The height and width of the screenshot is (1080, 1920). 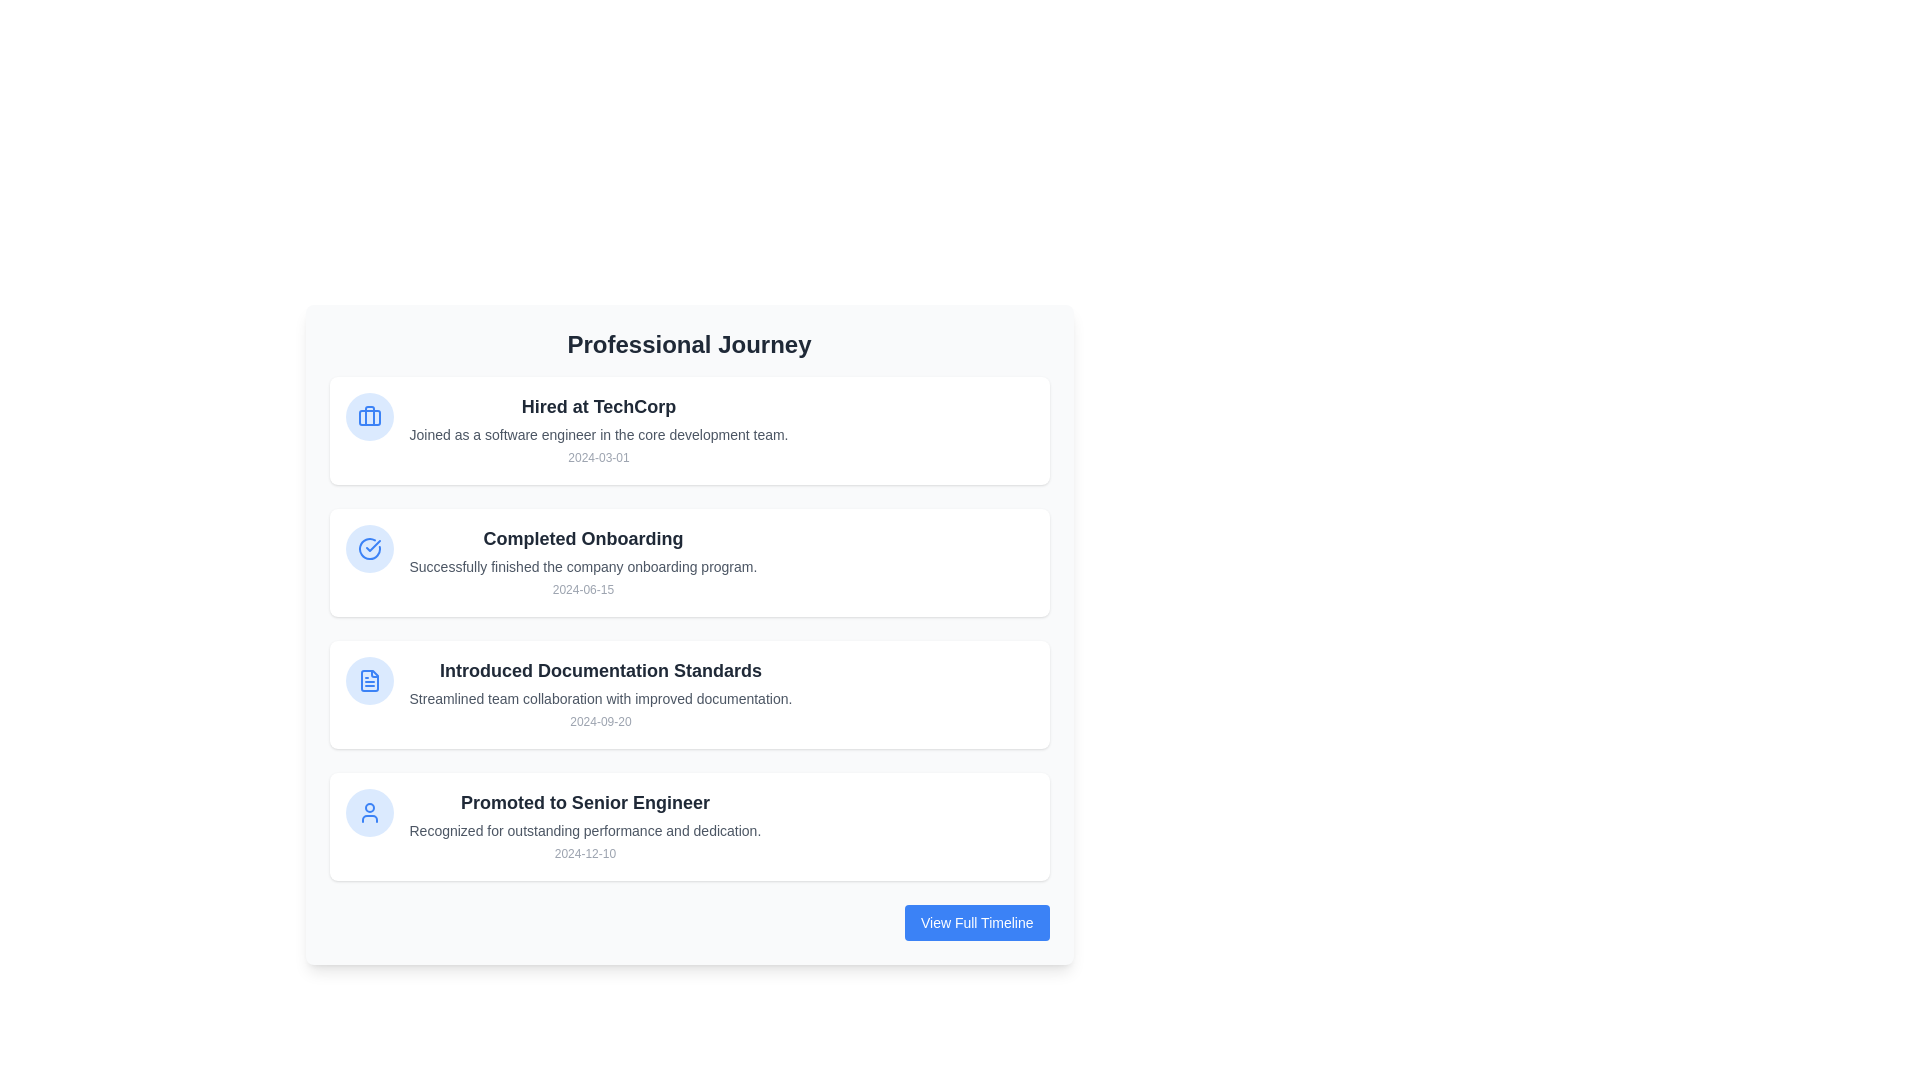 I want to click on the information card titled 'Promoted to Senior Engineer' located at the bottom of a stack of achievement cards, so click(x=584, y=826).